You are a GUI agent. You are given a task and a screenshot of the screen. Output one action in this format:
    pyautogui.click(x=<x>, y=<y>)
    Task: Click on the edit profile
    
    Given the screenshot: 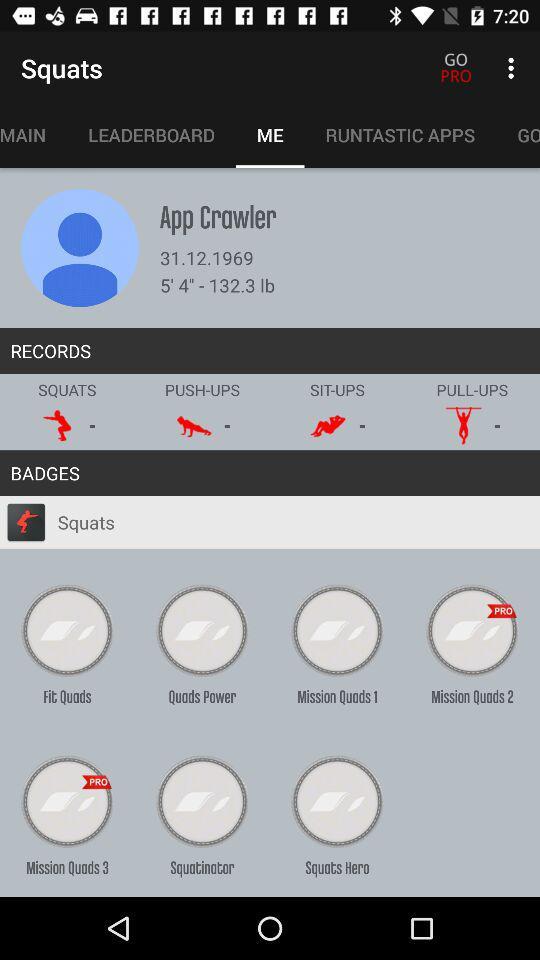 What is the action you would take?
    pyautogui.click(x=79, y=247)
    